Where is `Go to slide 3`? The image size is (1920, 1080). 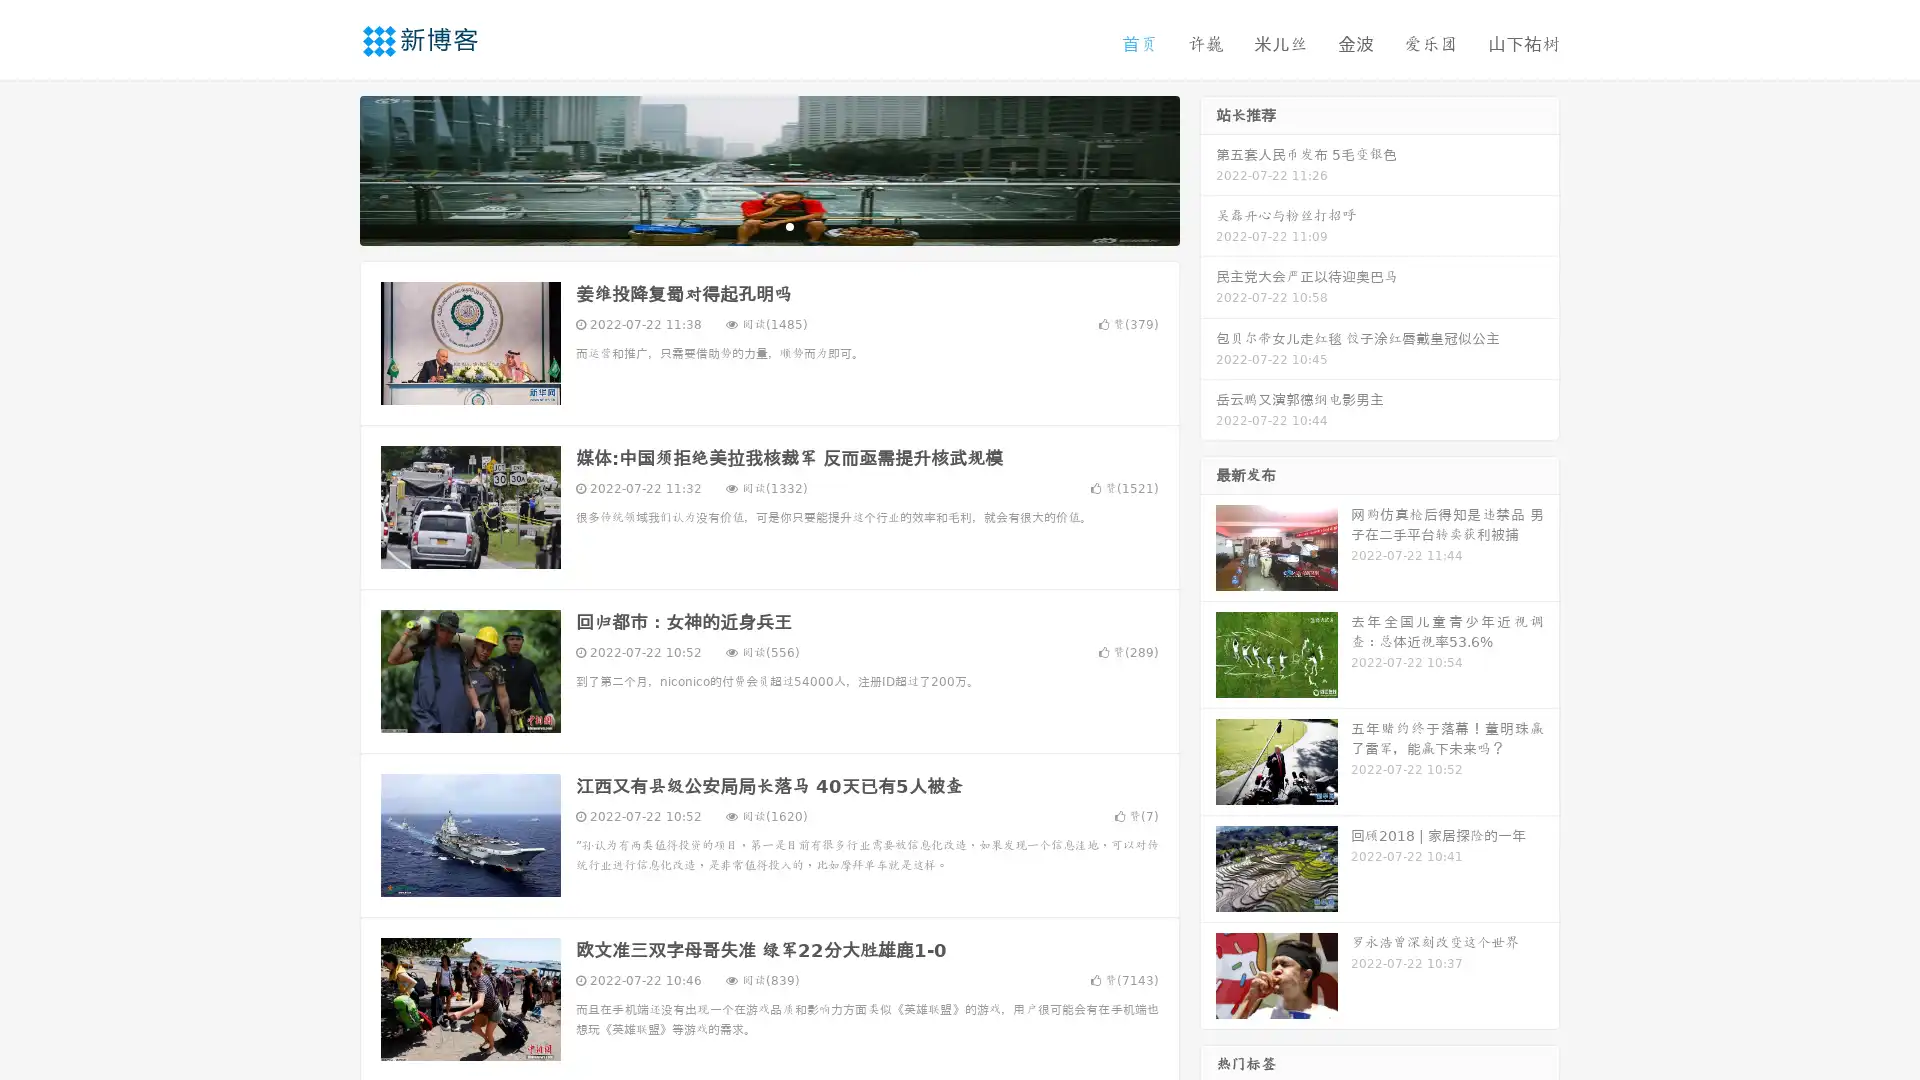
Go to slide 3 is located at coordinates (789, 225).